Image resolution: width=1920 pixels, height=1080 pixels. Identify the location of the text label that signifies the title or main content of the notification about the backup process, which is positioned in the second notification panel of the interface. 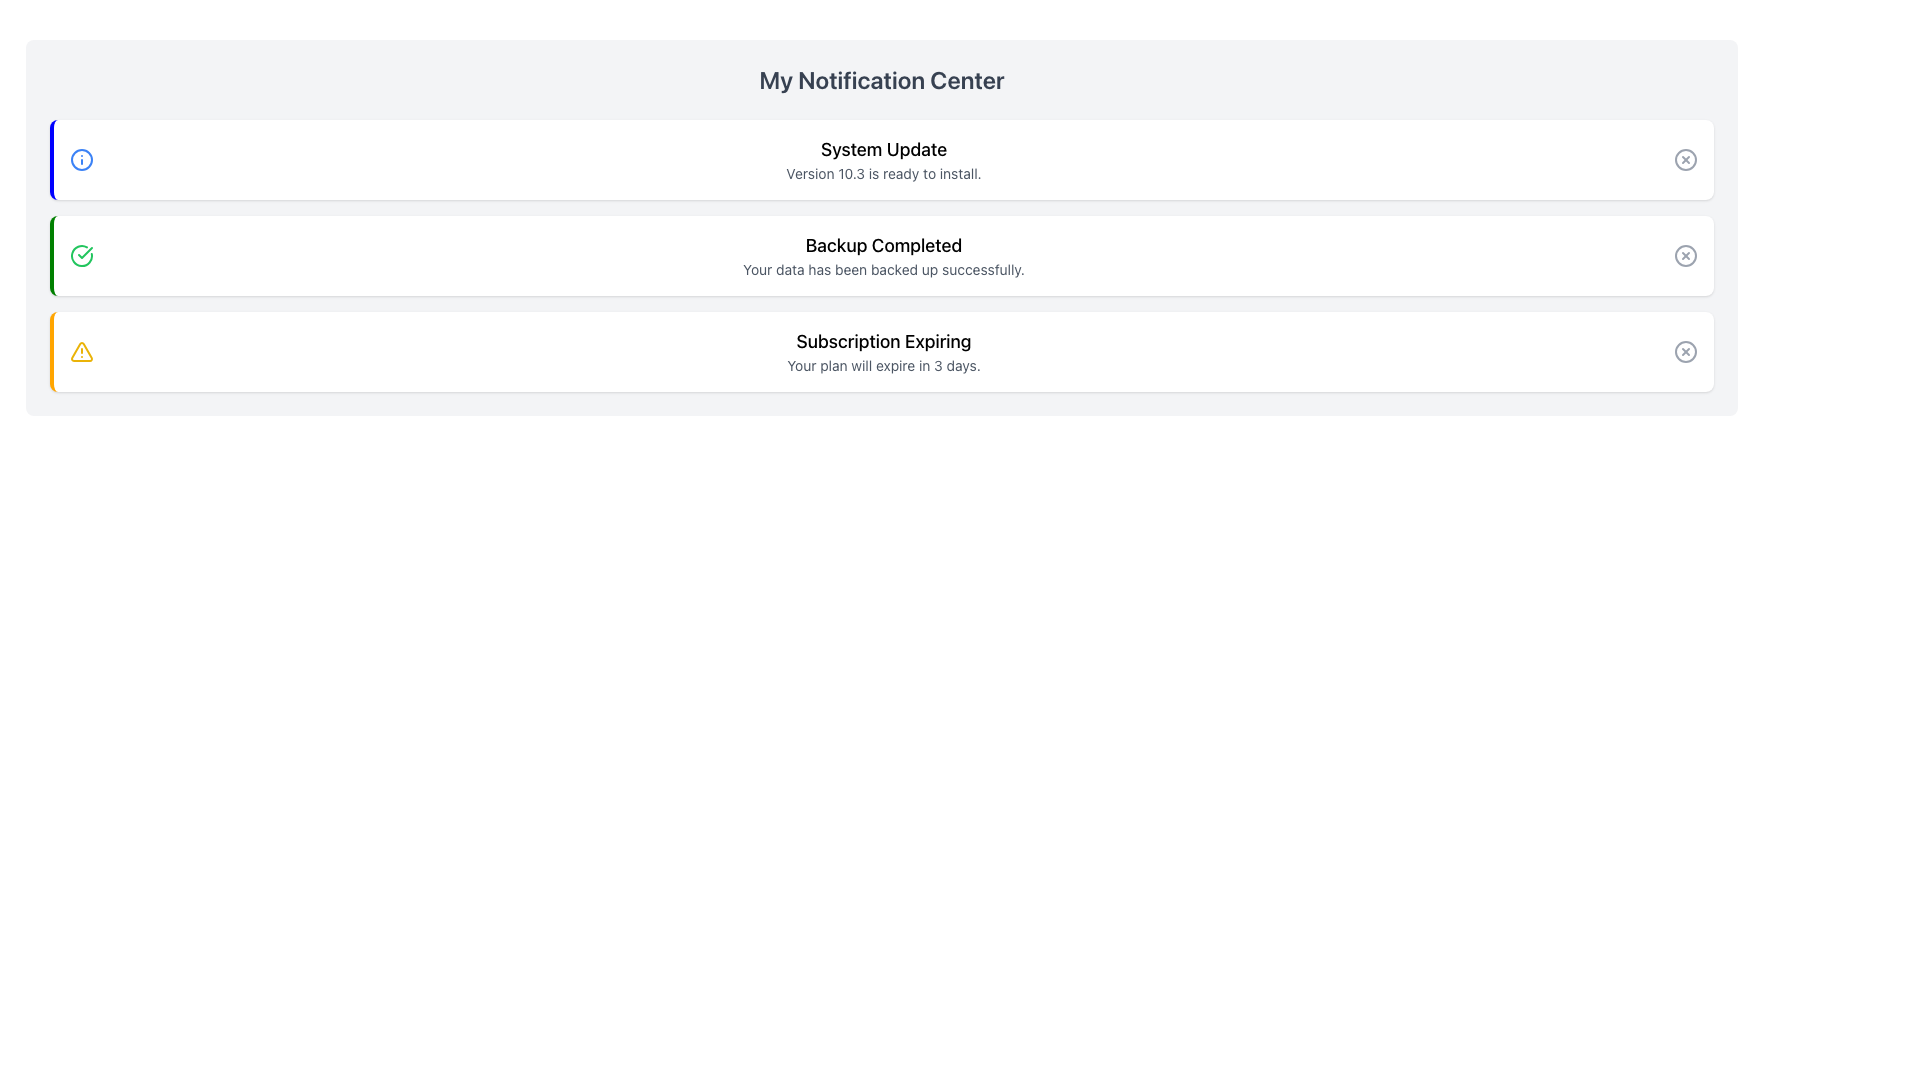
(882, 245).